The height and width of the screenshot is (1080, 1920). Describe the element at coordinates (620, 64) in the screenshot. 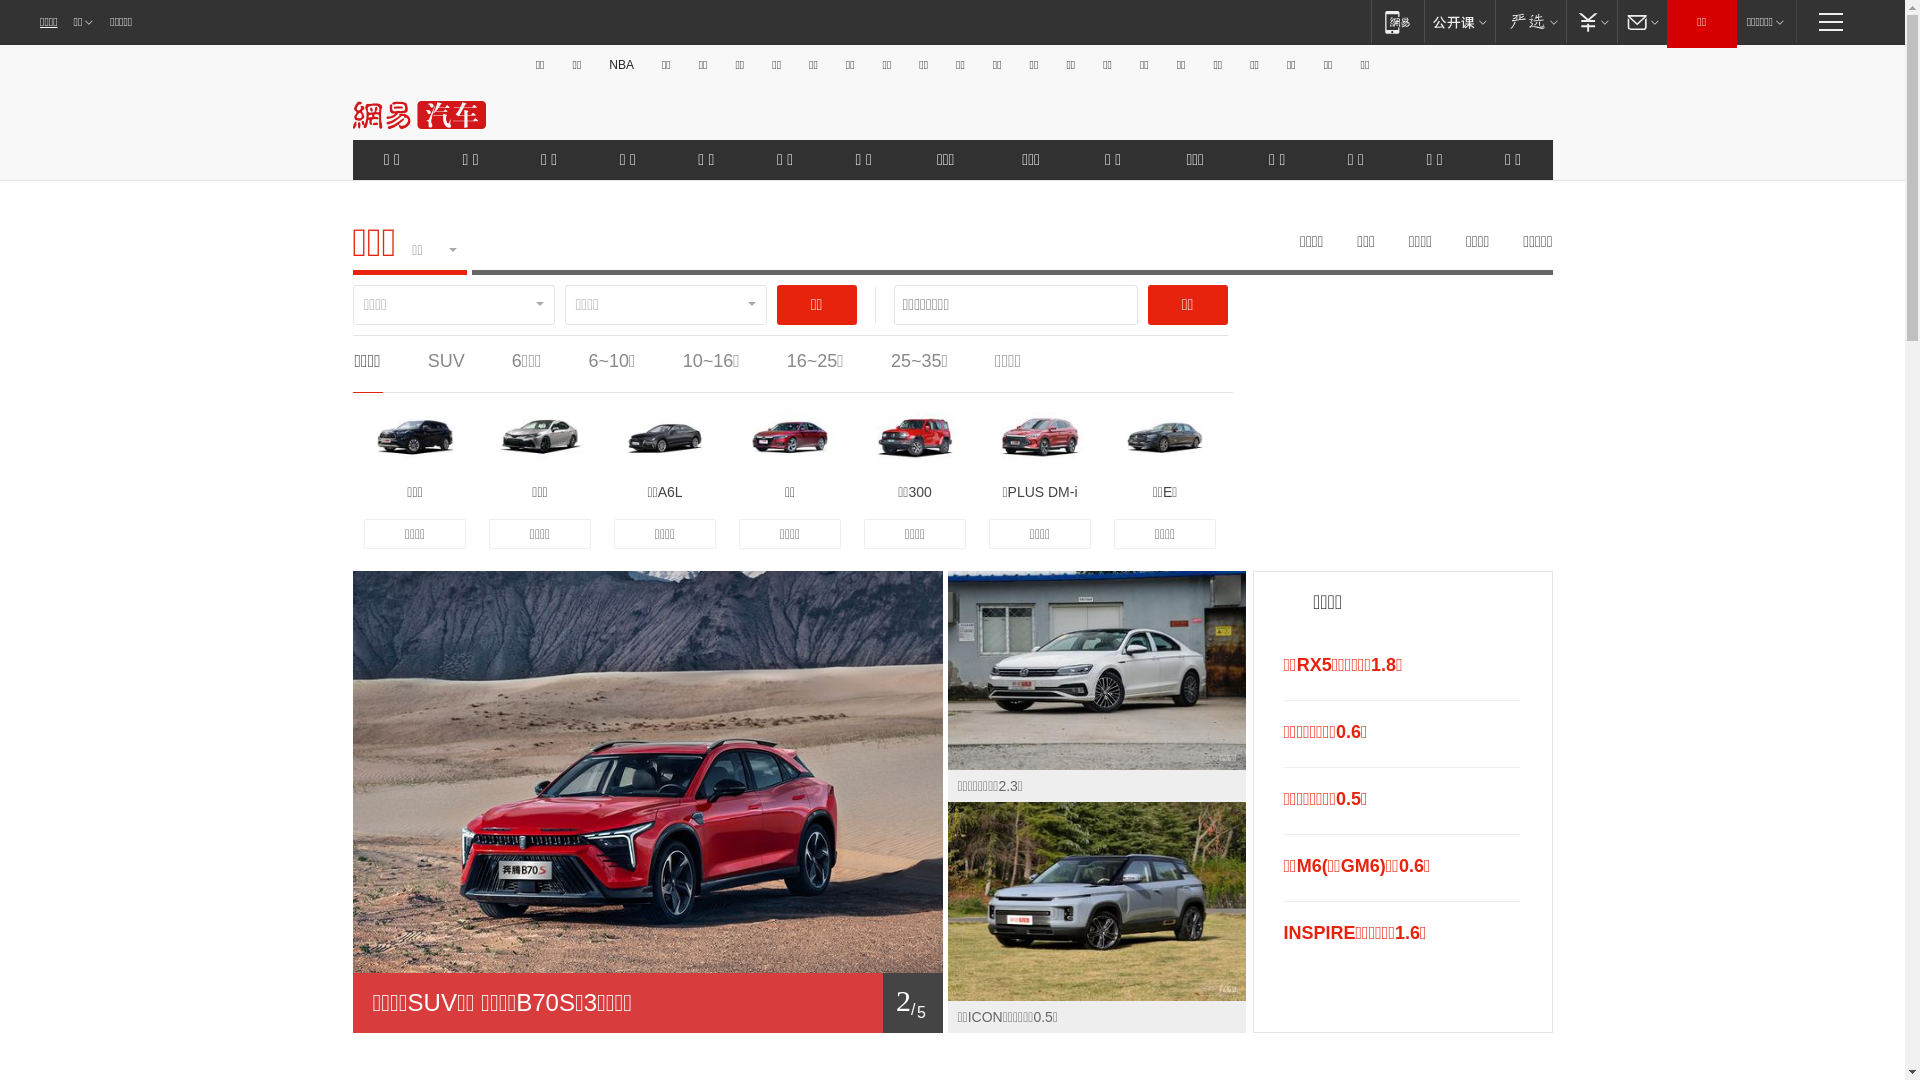

I see `'NBA'` at that location.